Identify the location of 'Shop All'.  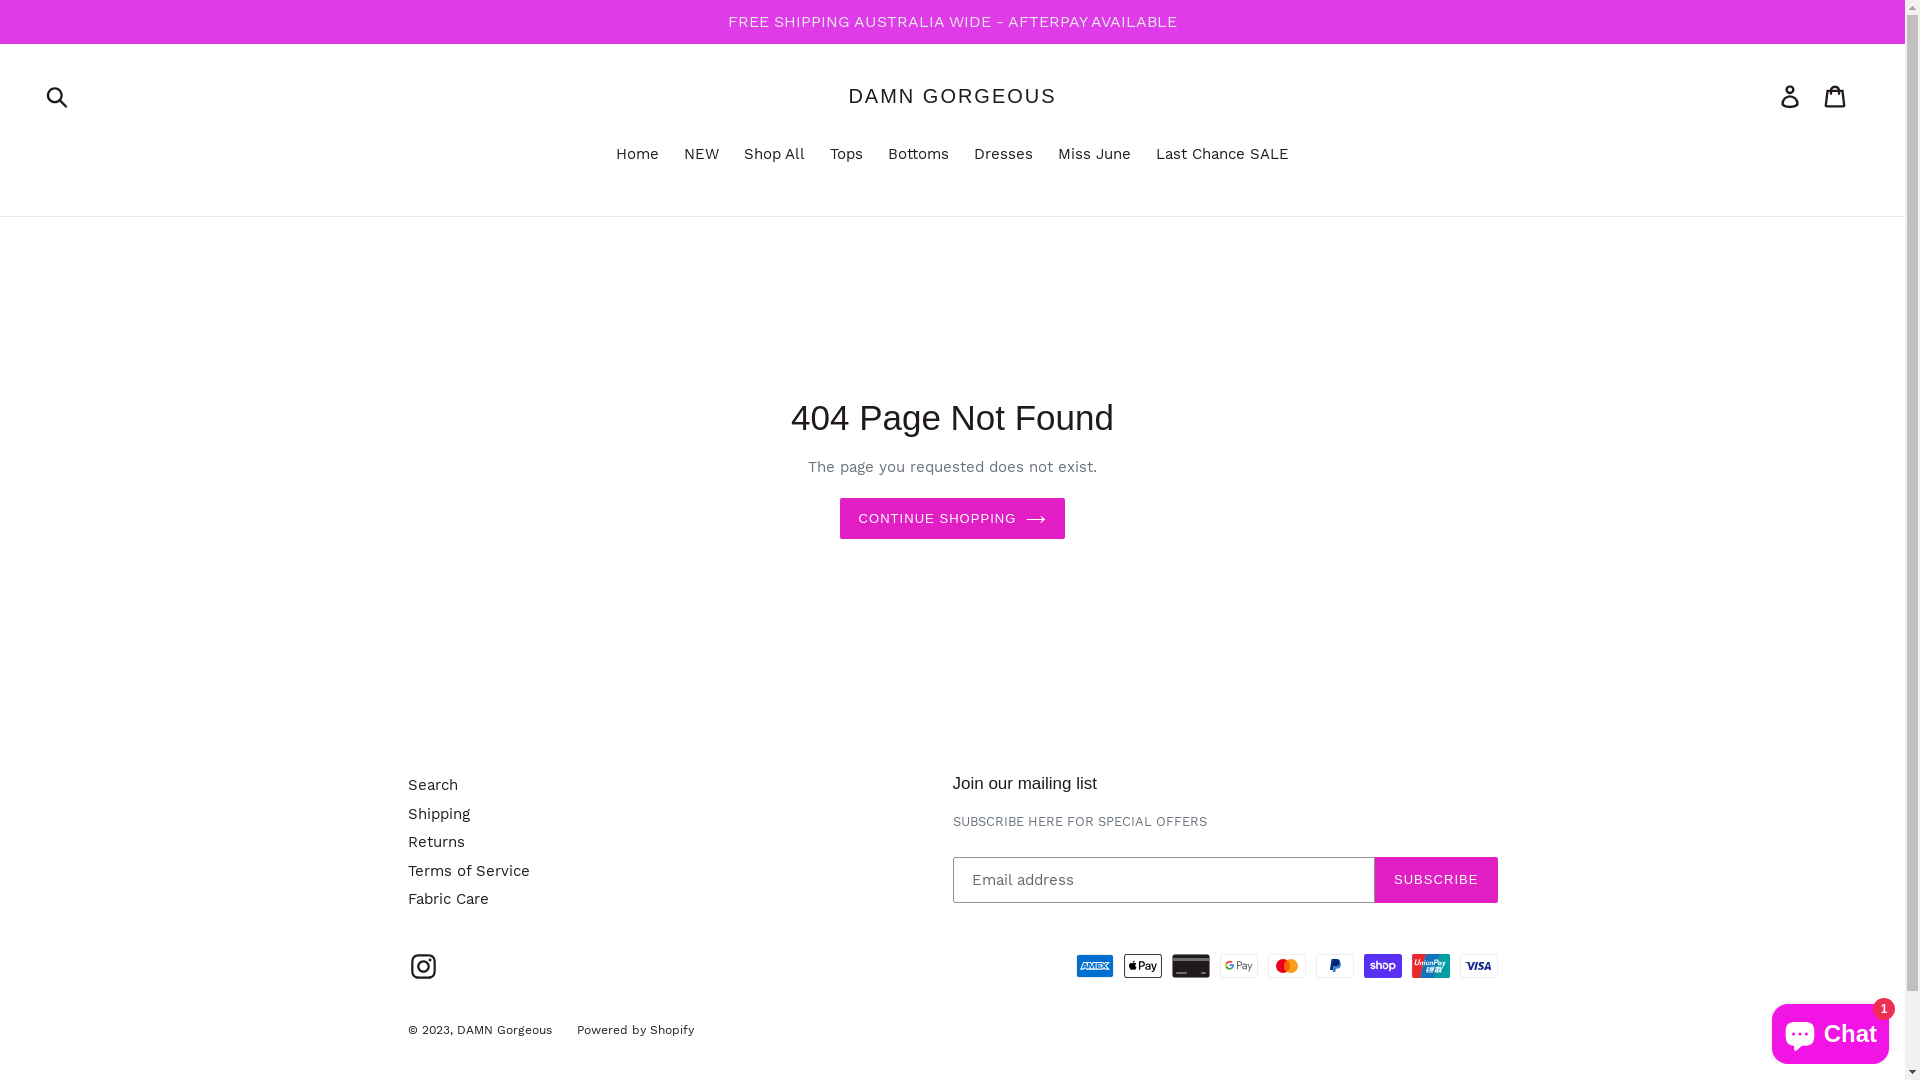
(773, 154).